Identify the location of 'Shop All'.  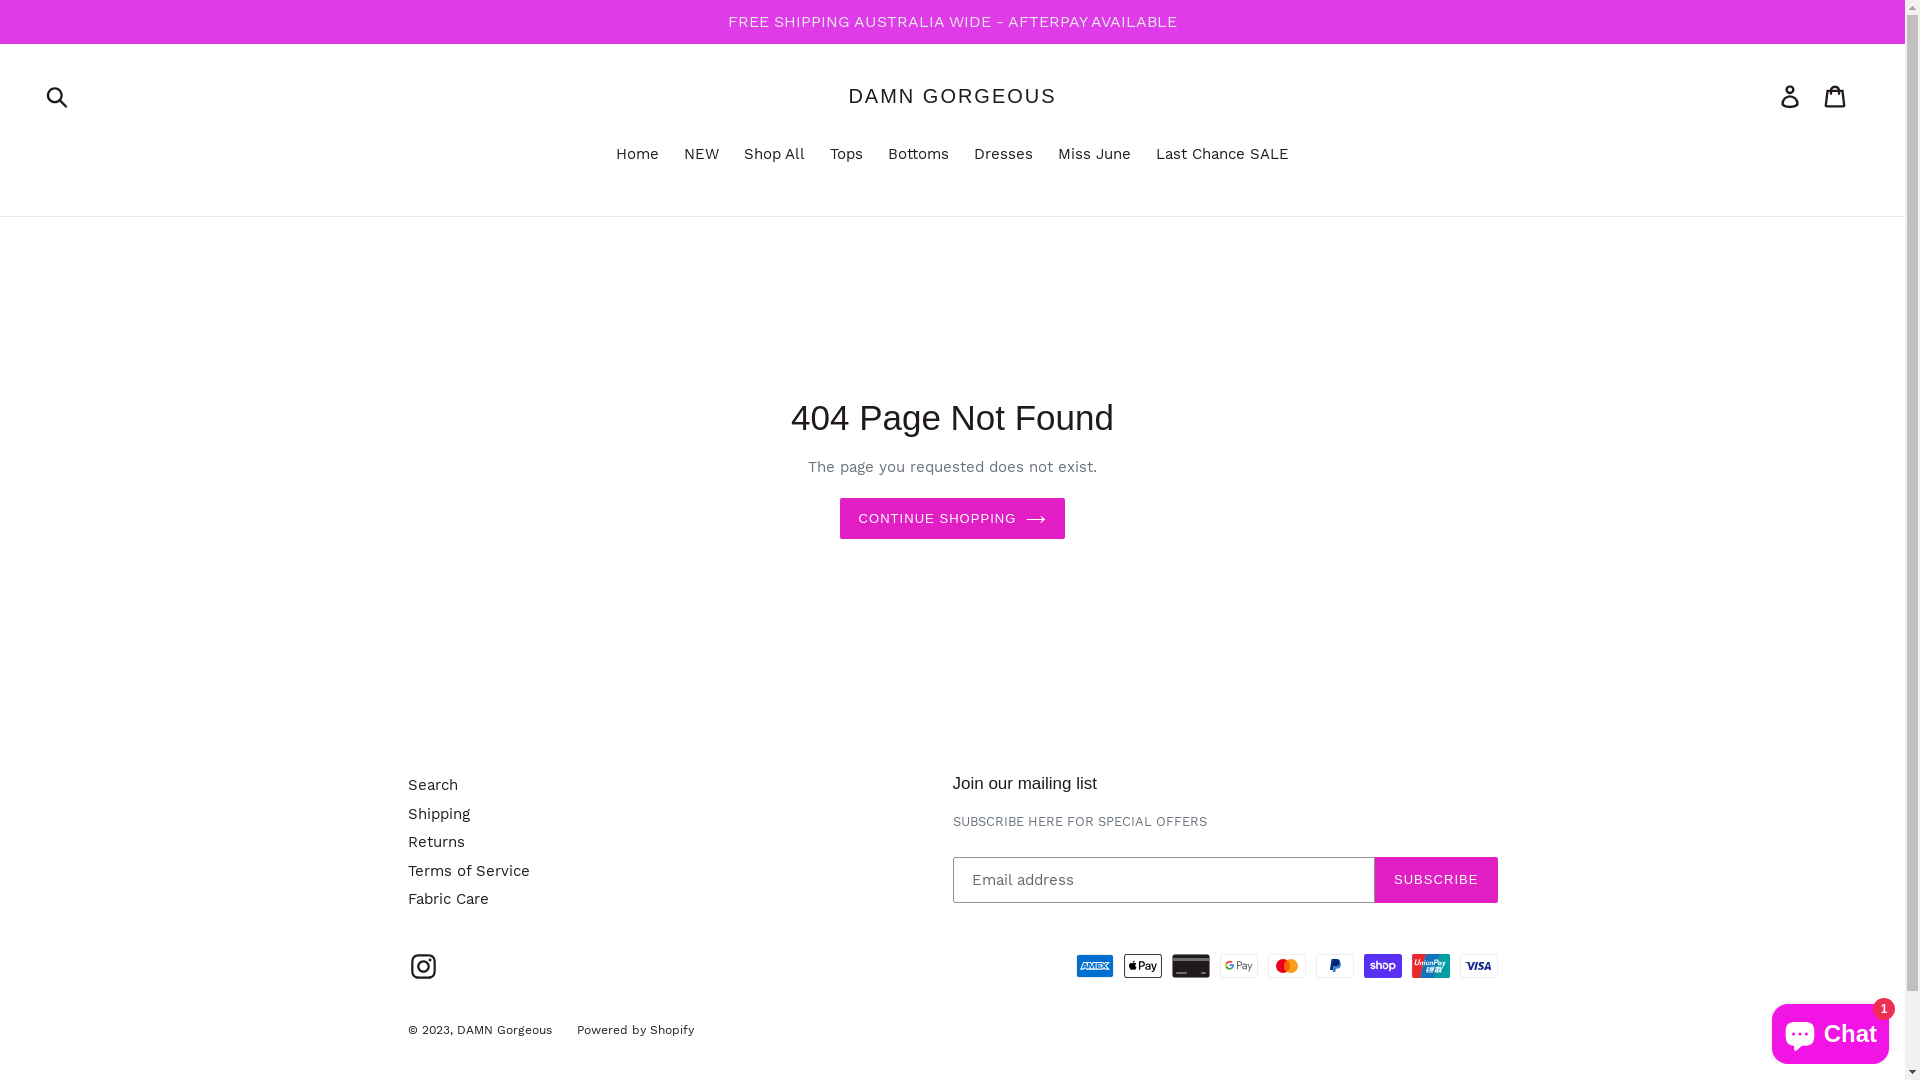
(773, 154).